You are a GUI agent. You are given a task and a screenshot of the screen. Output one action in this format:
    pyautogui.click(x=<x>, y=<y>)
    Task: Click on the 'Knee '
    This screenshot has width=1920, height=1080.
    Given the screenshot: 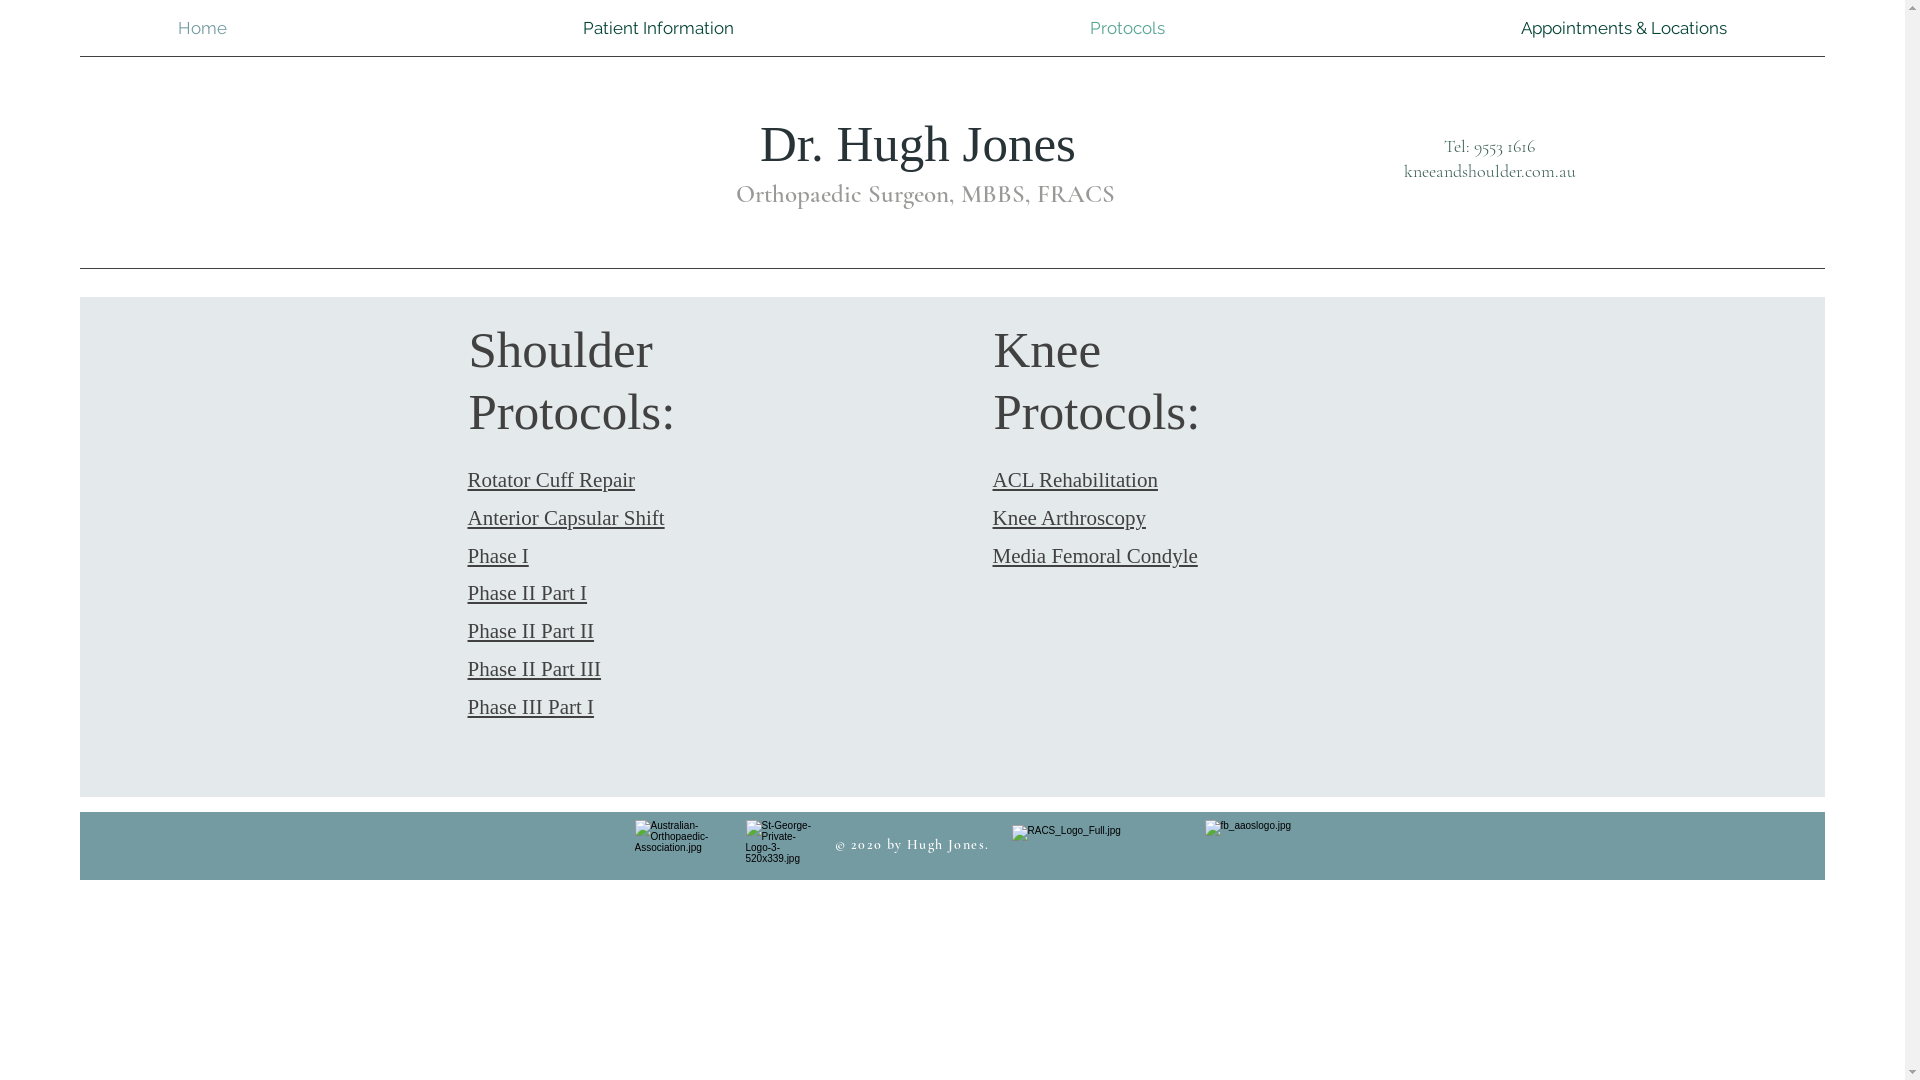 What is the action you would take?
    pyautogui.click(x=1053, y=349)
    